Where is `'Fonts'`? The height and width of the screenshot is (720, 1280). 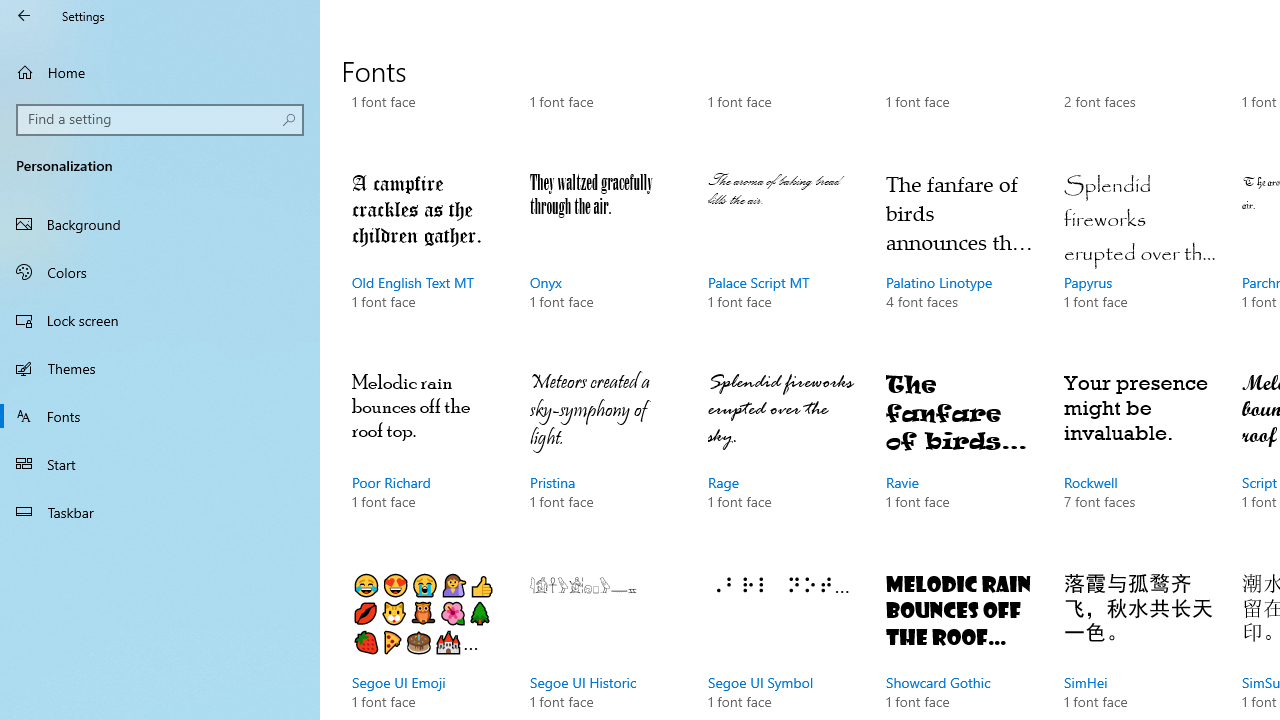 'Fonts' is located at coordinates (160, 414).